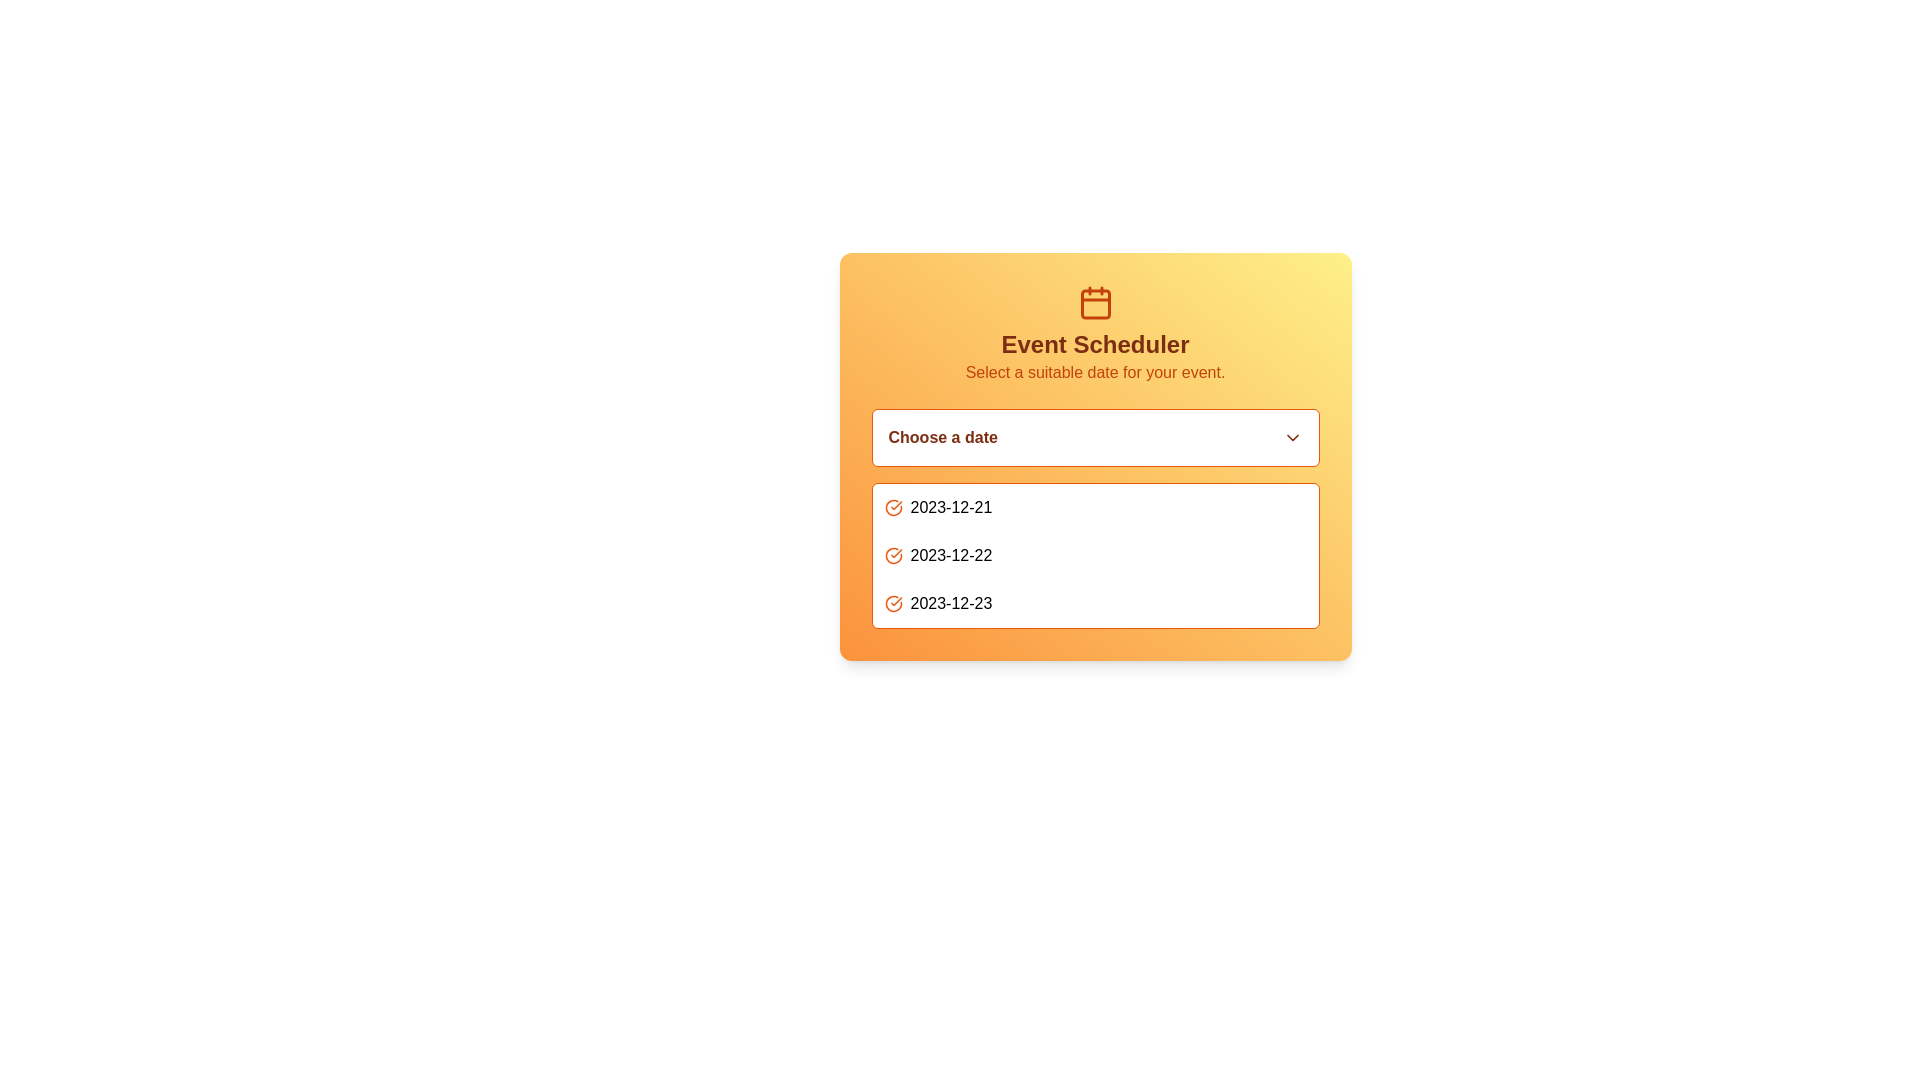  I want to click on the circular icon with an orange outline and checkmark, located to the left of the date '2023-12-21' in the vertical list of dates, so click(892, 507).